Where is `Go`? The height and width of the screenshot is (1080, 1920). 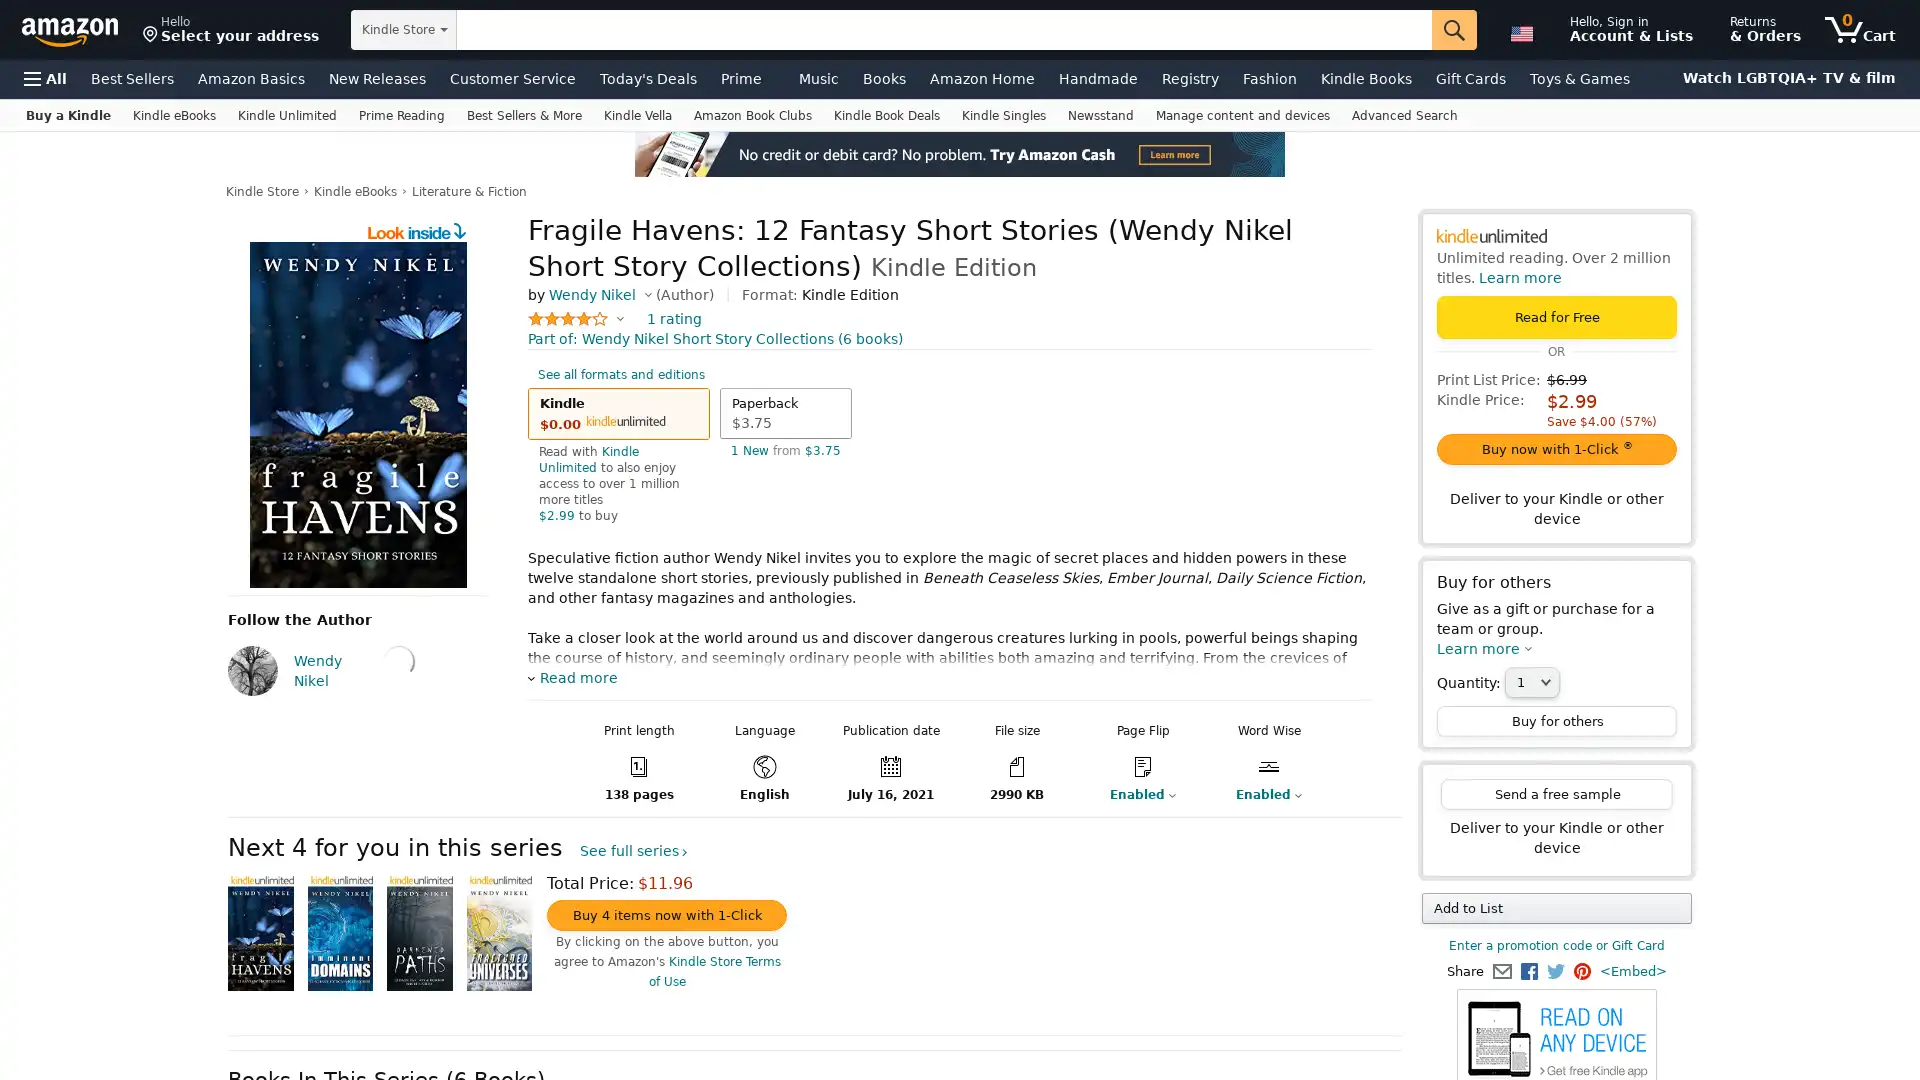 Go is located at coordinates (1454, 30).